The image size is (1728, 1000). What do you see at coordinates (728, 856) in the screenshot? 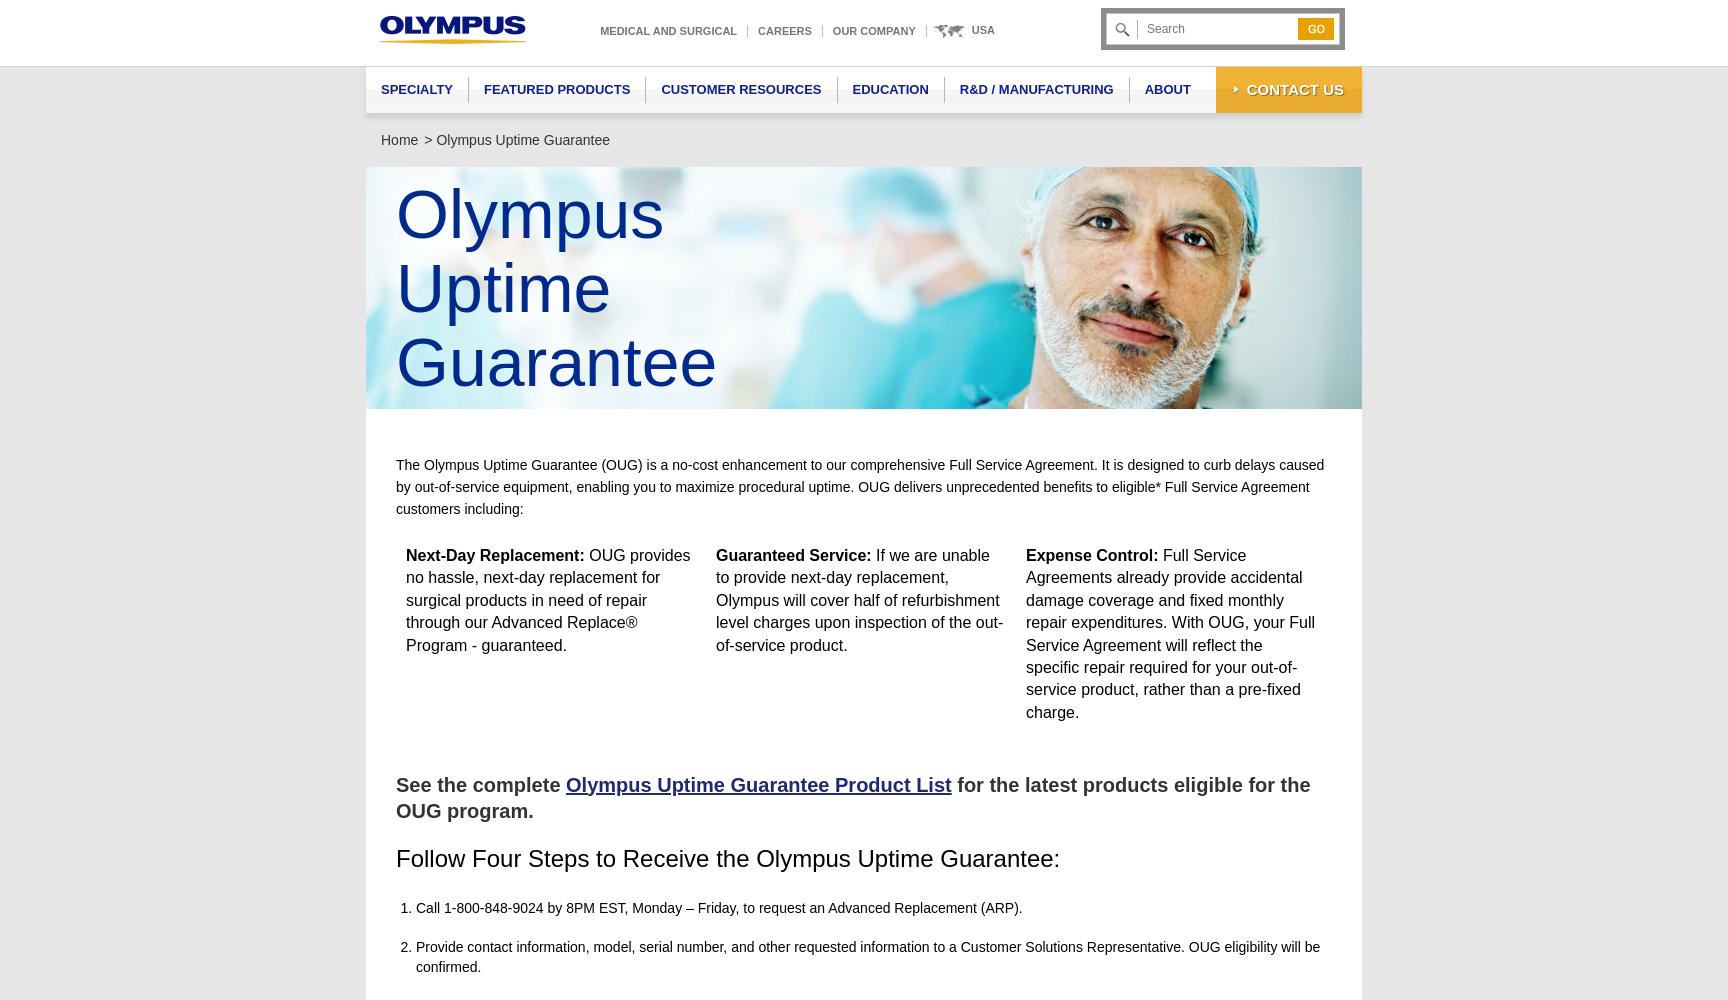
I see `'Follow Four Steps to Receive the Olympus Uptime Guarantee:'` at bounding box center [728, 856].